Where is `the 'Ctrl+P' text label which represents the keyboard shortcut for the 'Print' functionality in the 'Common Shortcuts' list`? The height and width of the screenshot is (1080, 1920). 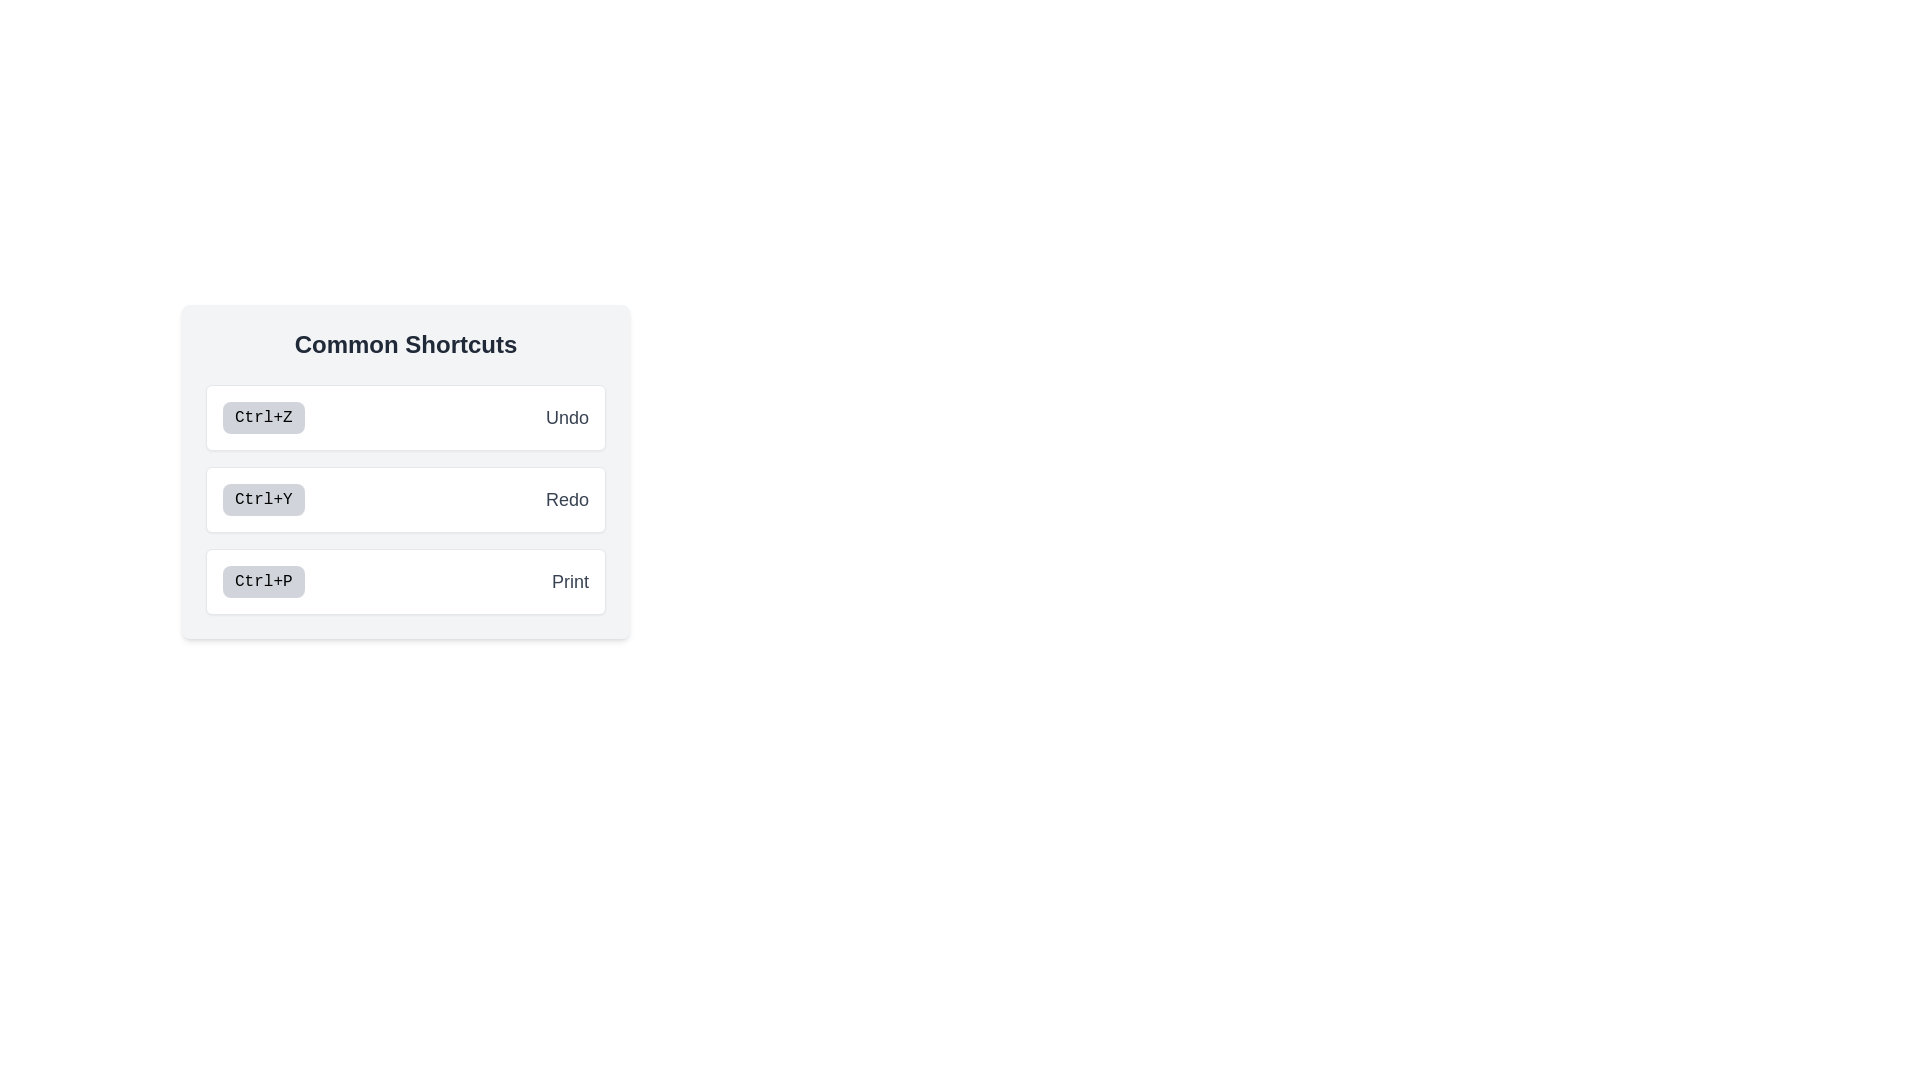
the 'Ctrl+P' text label which represents the keyboard shortcut for the 'Print' functionality in the 'Common Shortcuts' list is located at coordinates (262, 582).